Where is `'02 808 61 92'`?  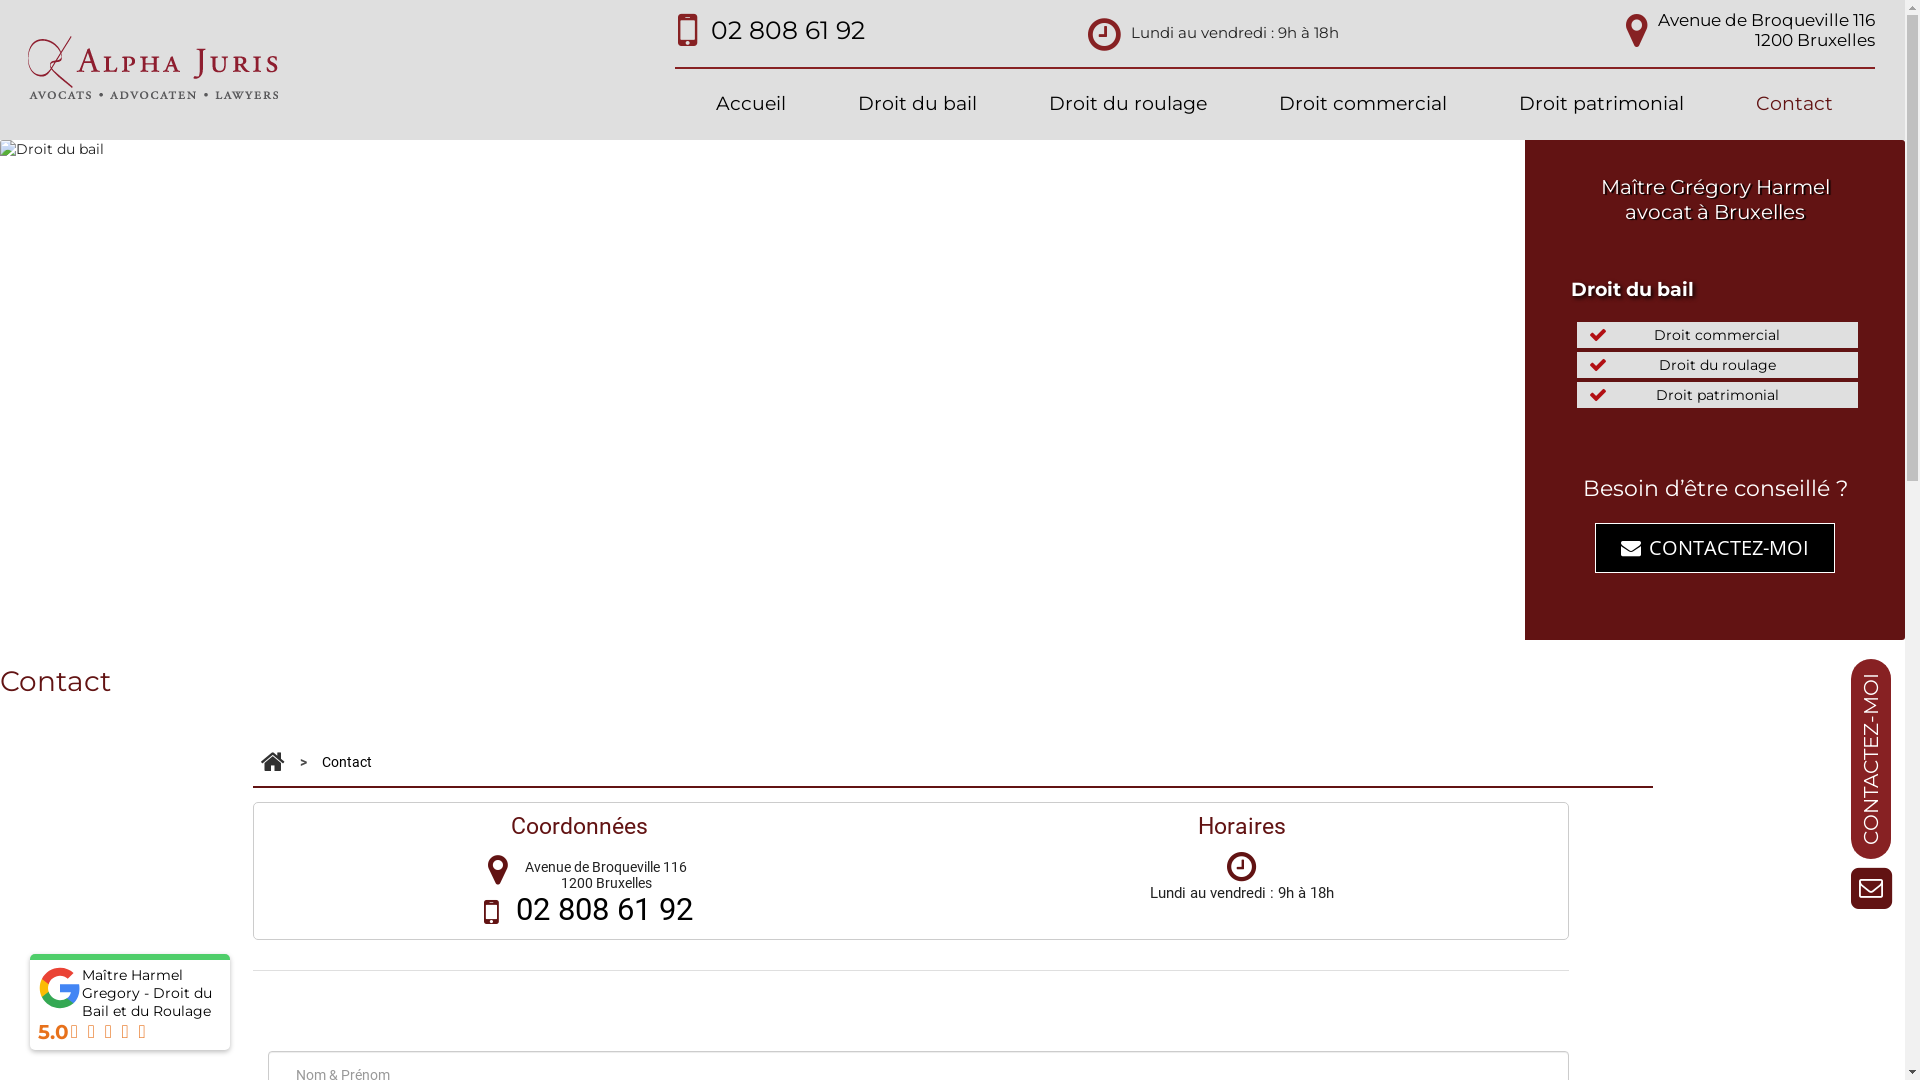 '02 808 61 92' is located at coordinates (603, 909).